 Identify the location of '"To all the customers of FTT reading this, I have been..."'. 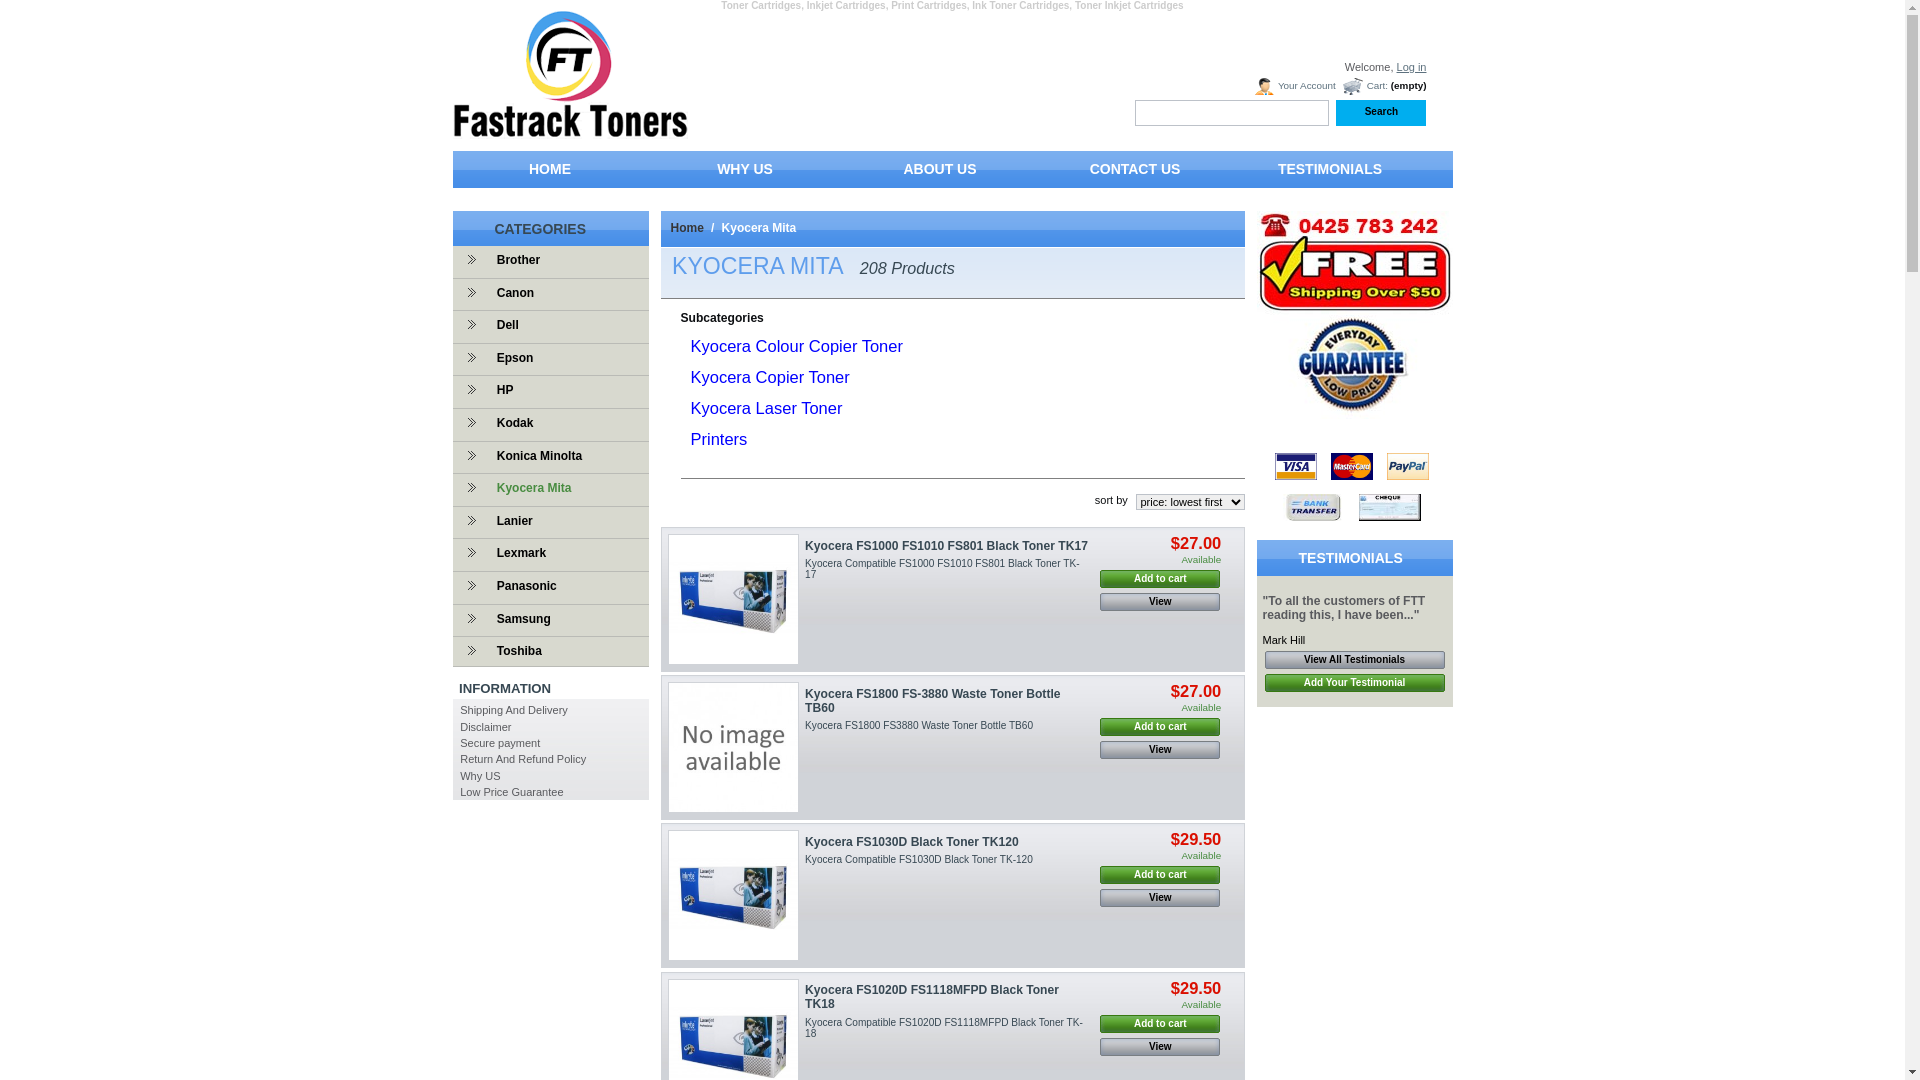
(1261, 607).